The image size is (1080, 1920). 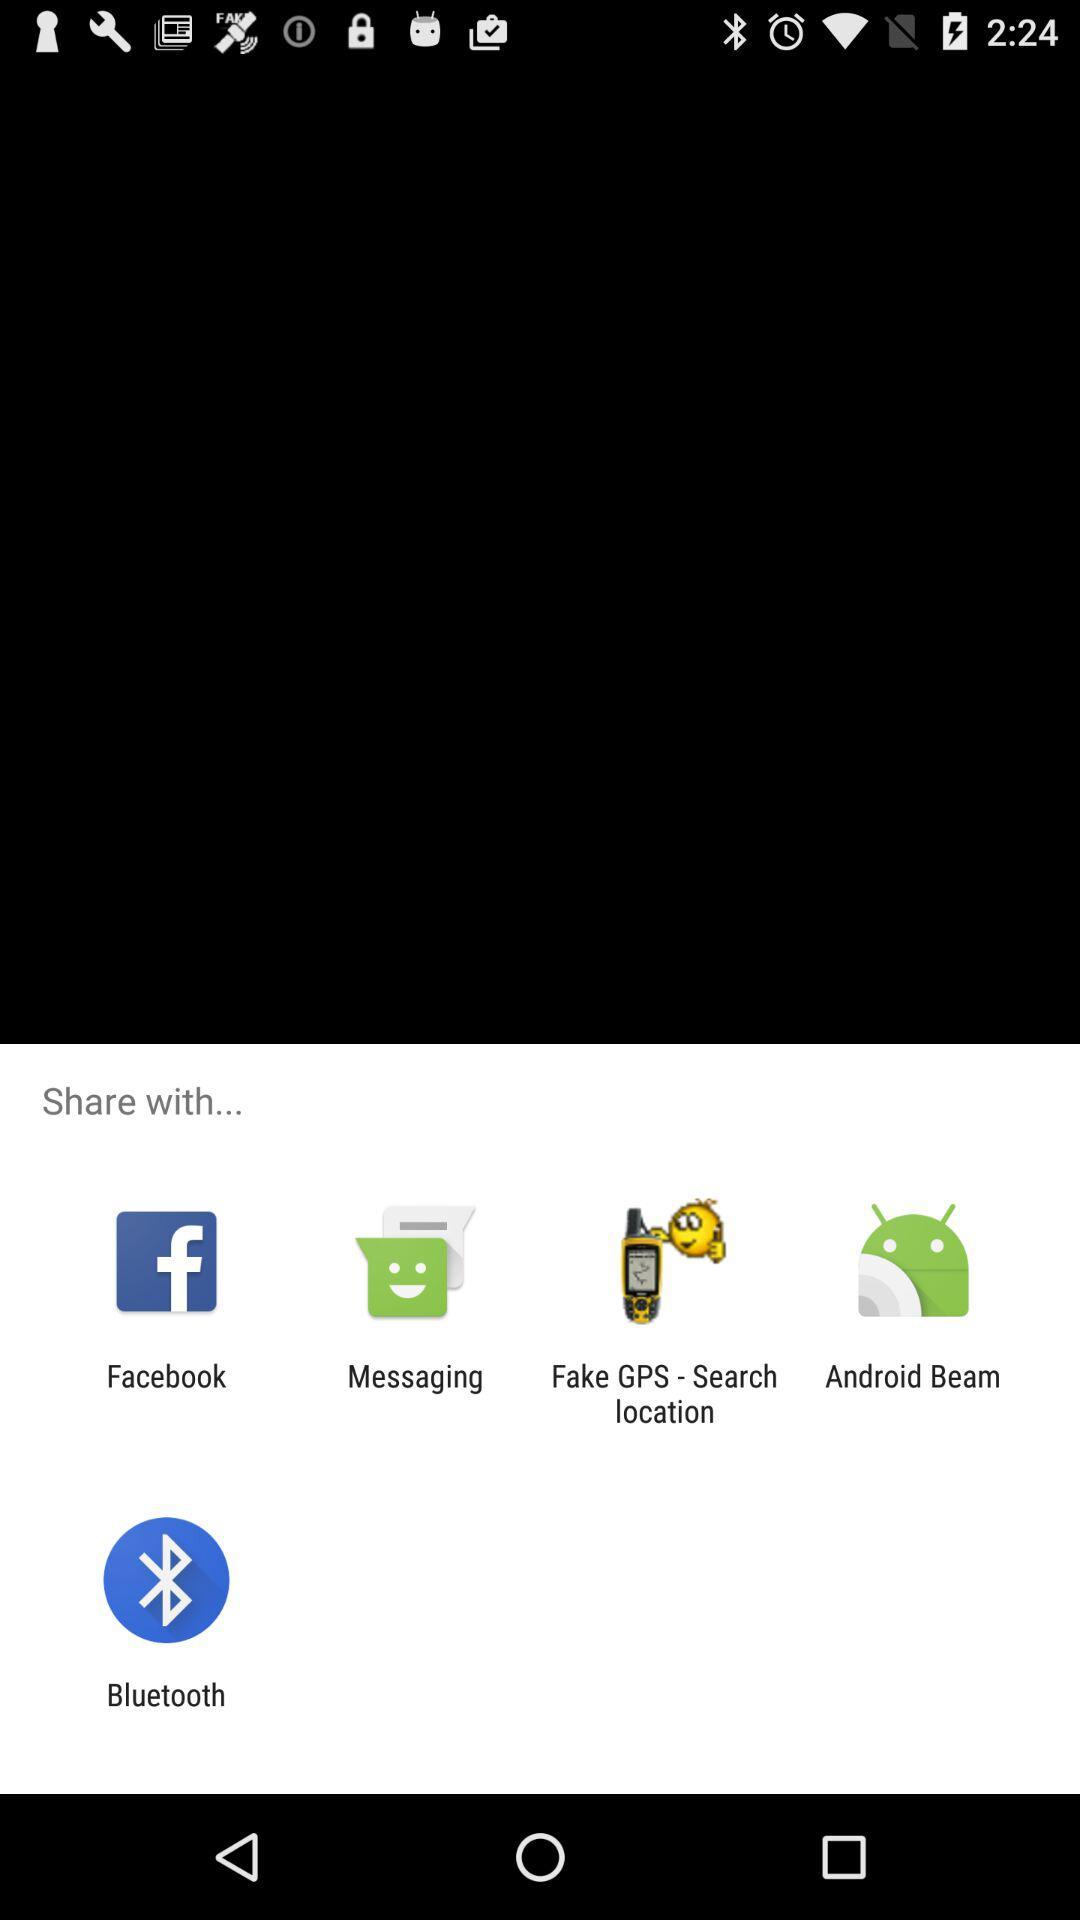 I want to click on the android beam, so click(x=913, y=1392).